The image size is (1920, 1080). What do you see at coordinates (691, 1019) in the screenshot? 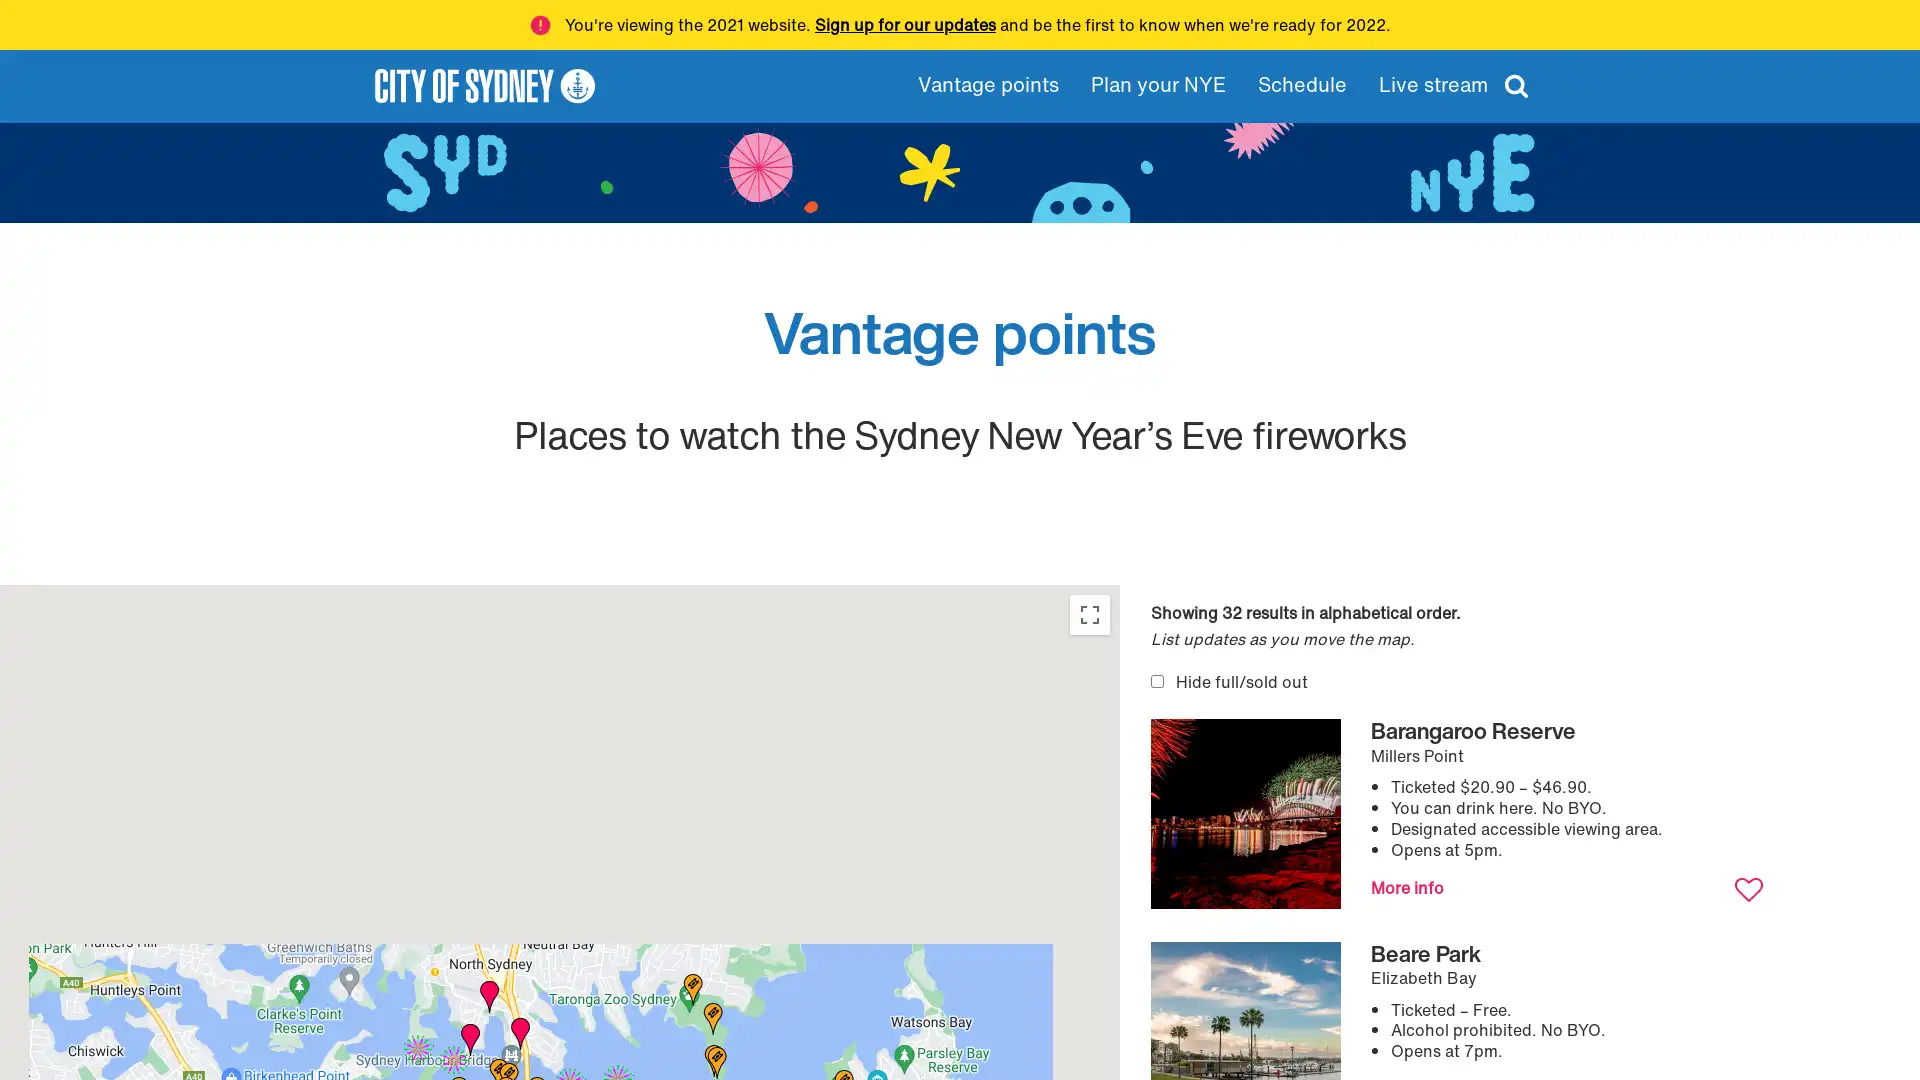
I see `Taronga Zoo` at bounding box center [691, 1019].